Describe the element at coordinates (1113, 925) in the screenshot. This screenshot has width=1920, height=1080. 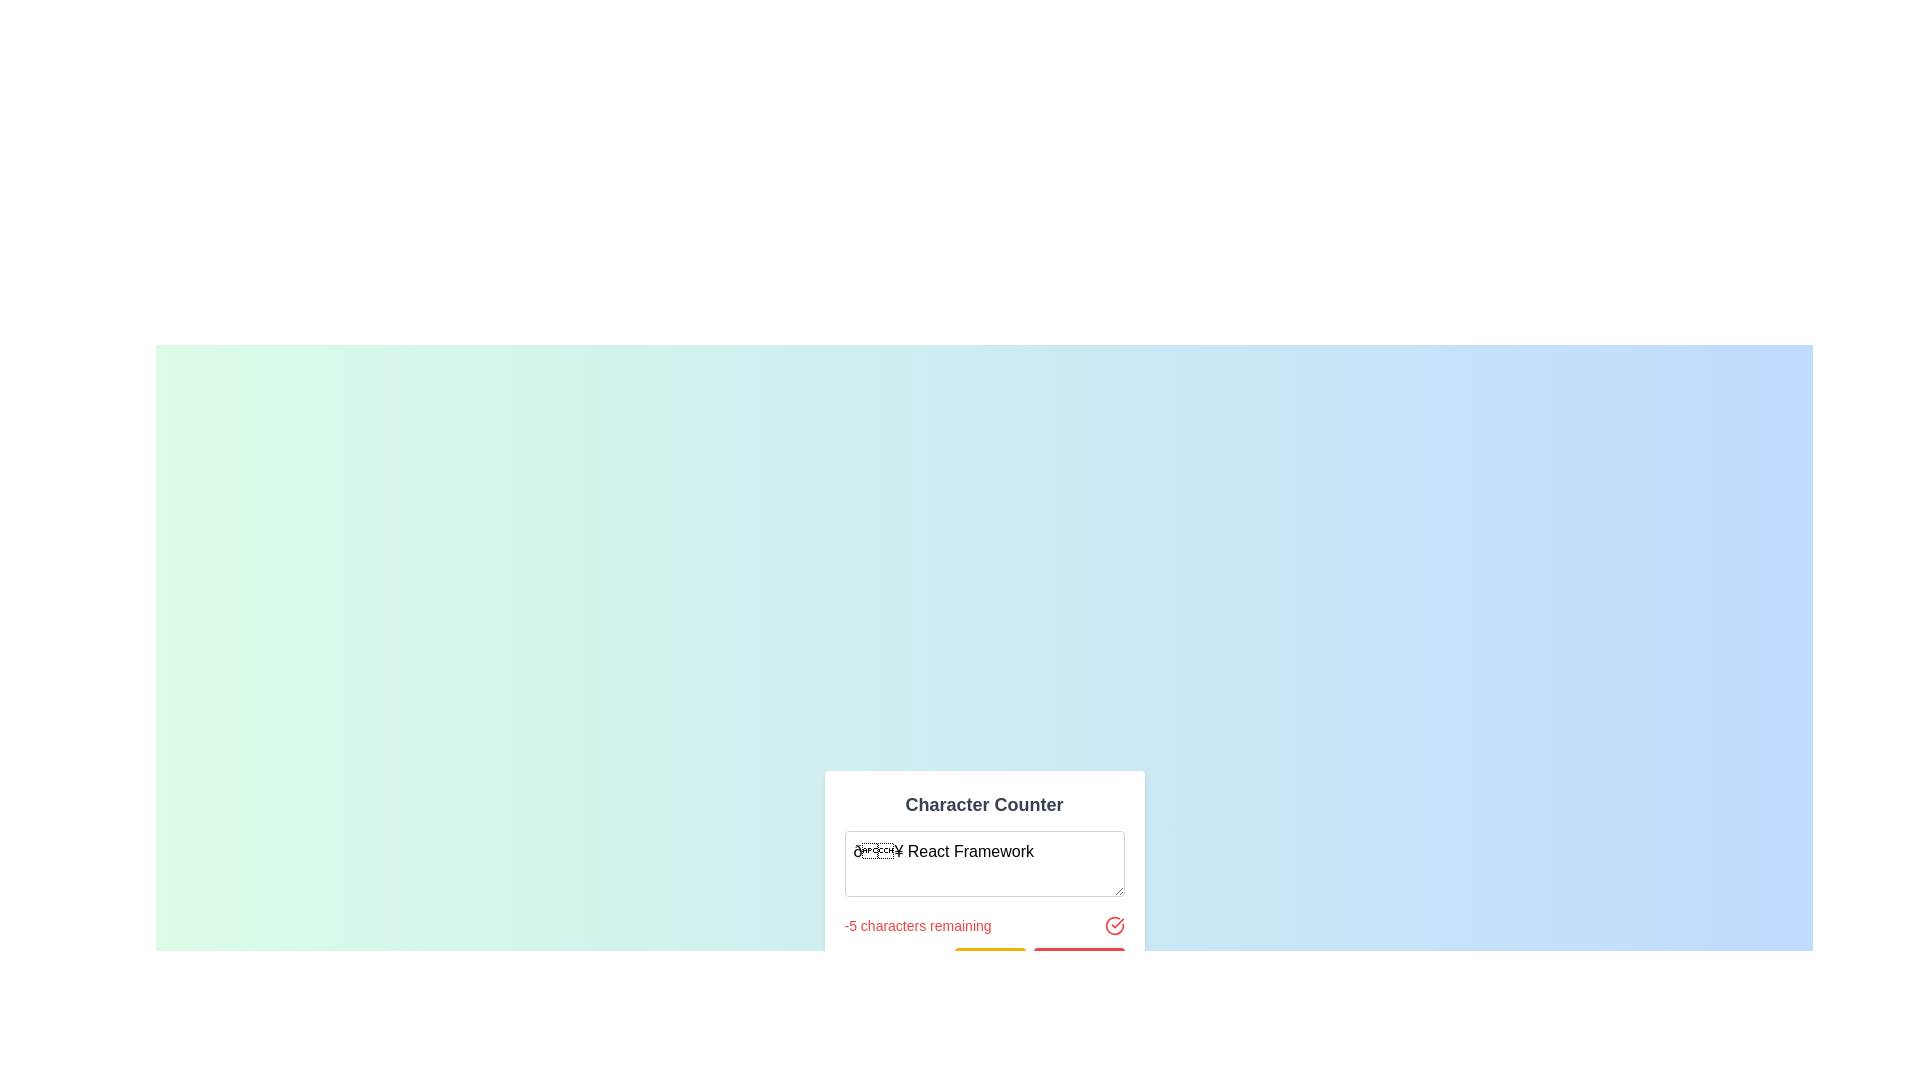
I see `the visual feedback of the red circular status icon with a checkmark, located to the far right of the text message '-5 characters remaining'` at that location.